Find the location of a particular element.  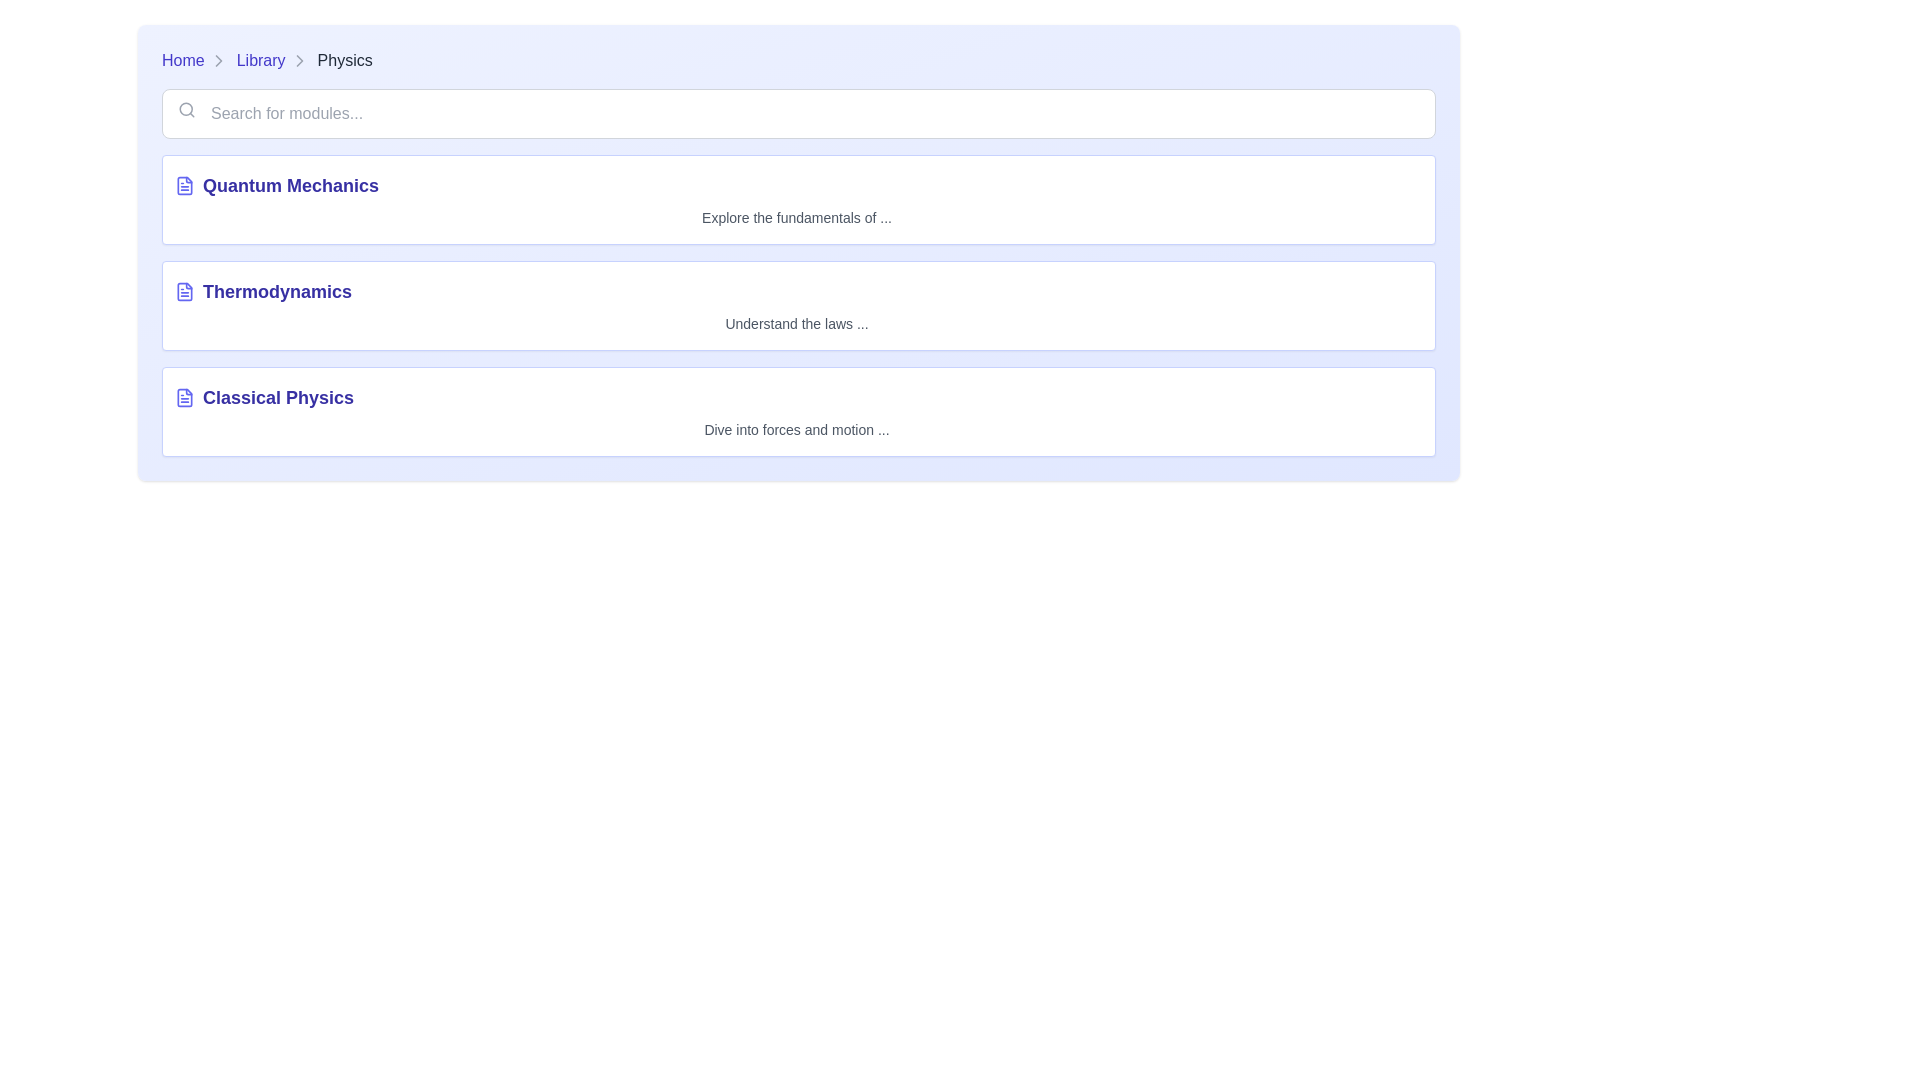

text of the 'Thermodynamics' label, which is positioned below the 'Quantum Mechanics' title and above the 'Classical Physics' title in the vertically stacked list is located at coordinates (276, 292).